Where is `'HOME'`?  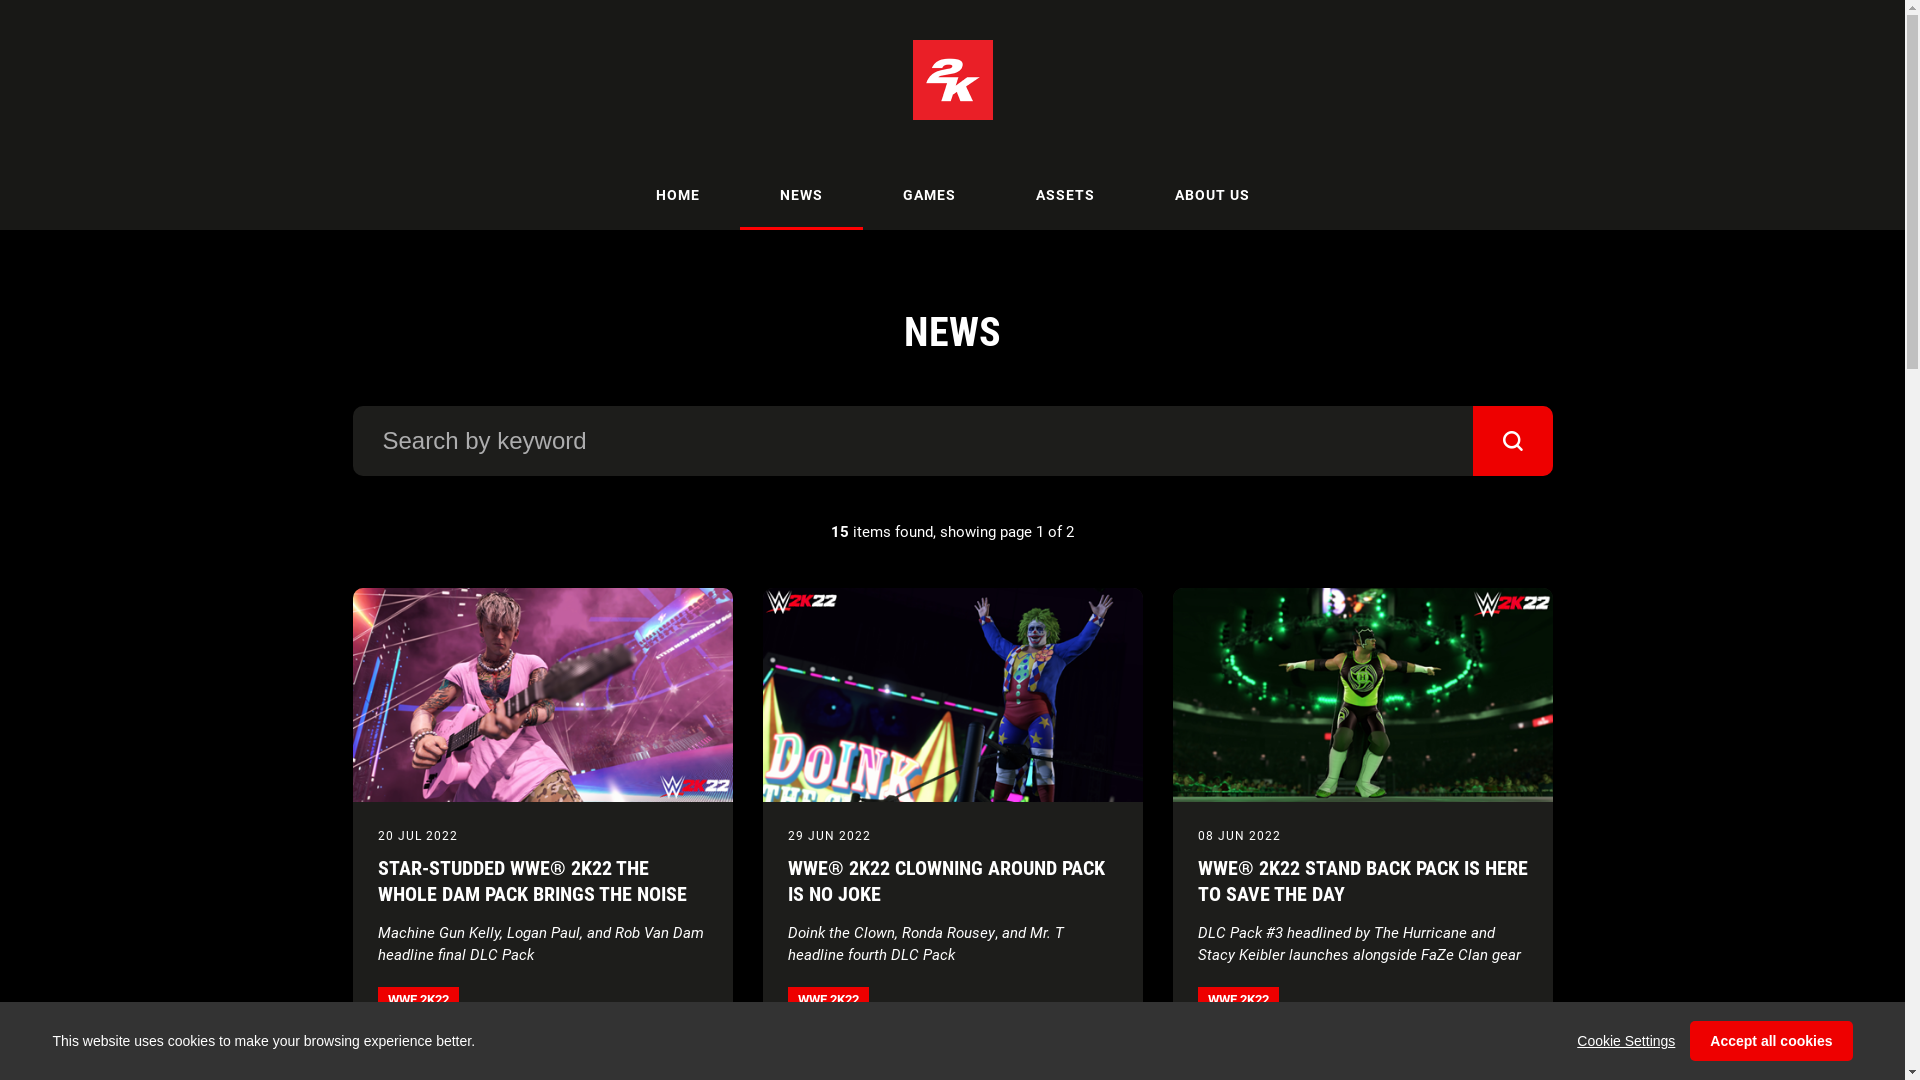 'HOME' is located at coordinates (677, 195).